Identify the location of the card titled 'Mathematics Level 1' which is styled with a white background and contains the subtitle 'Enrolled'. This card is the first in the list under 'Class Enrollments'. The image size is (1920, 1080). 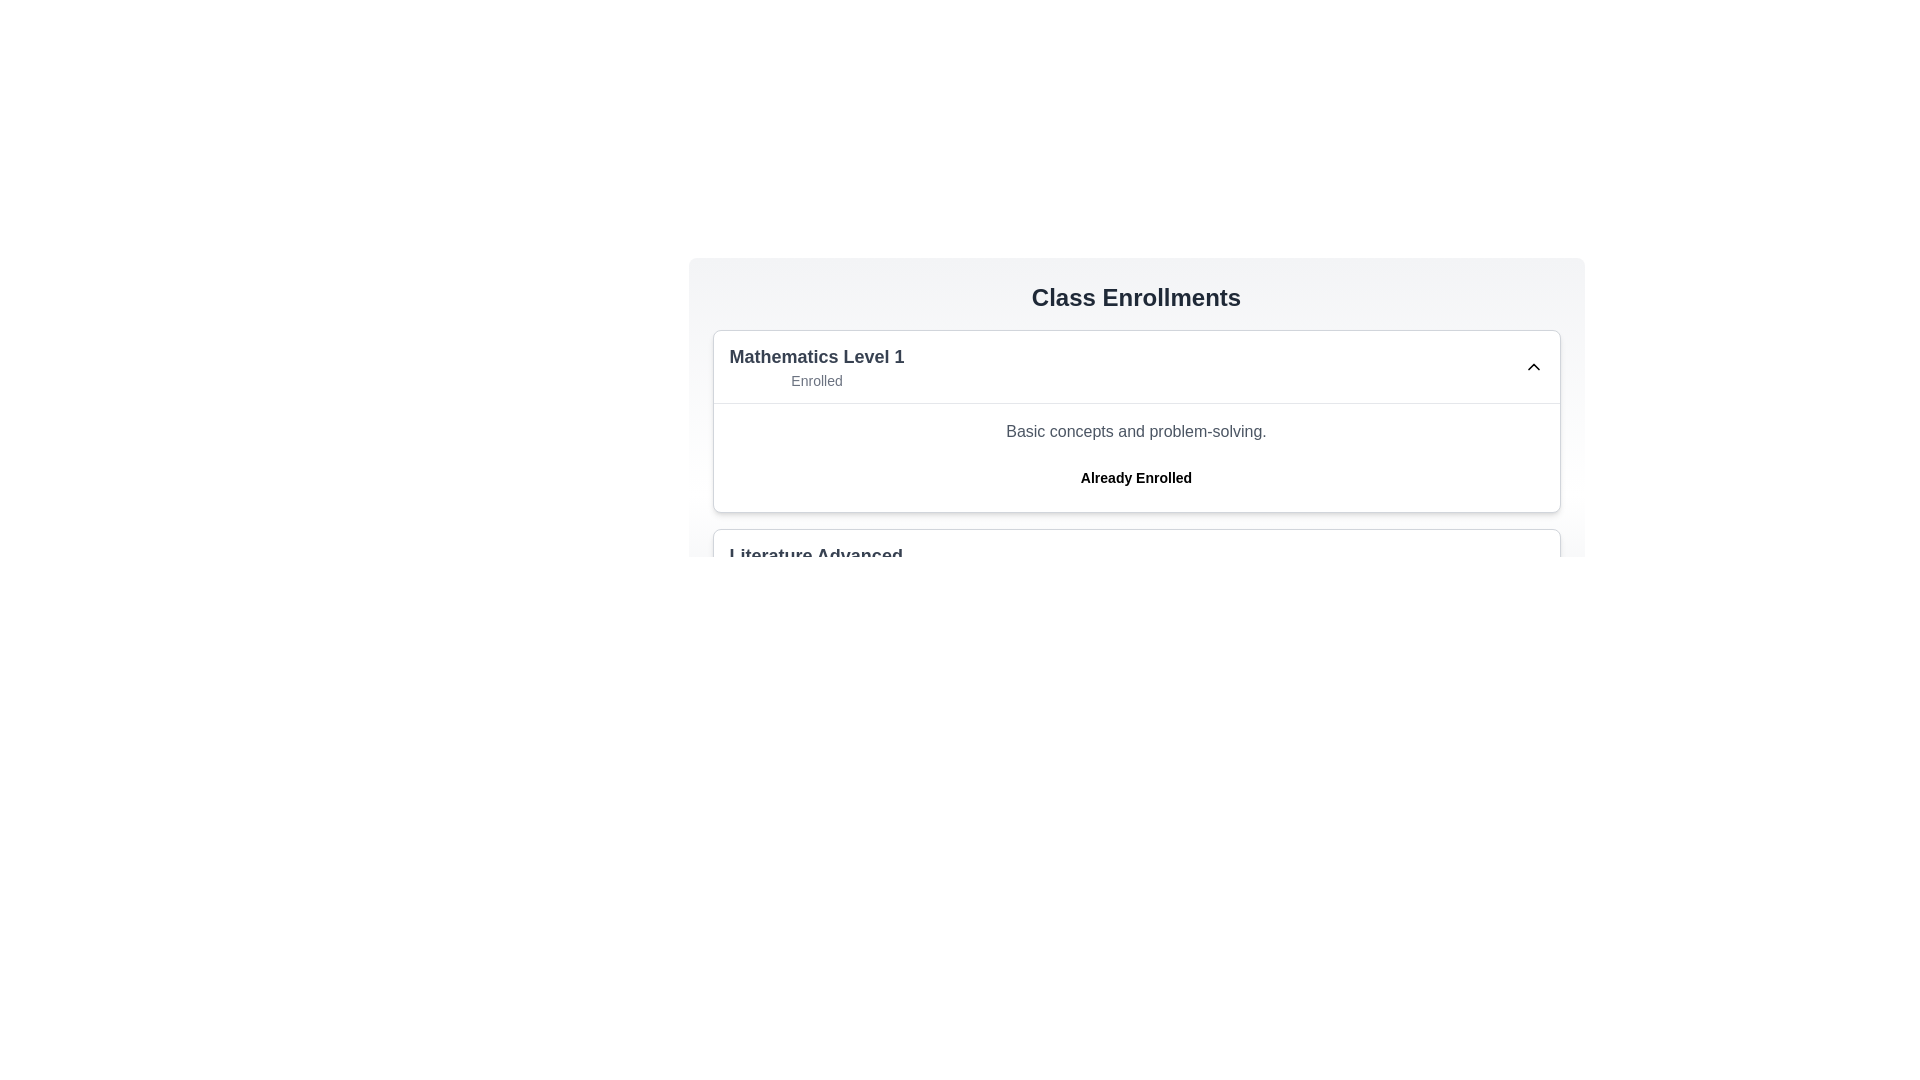
(1136, 420).